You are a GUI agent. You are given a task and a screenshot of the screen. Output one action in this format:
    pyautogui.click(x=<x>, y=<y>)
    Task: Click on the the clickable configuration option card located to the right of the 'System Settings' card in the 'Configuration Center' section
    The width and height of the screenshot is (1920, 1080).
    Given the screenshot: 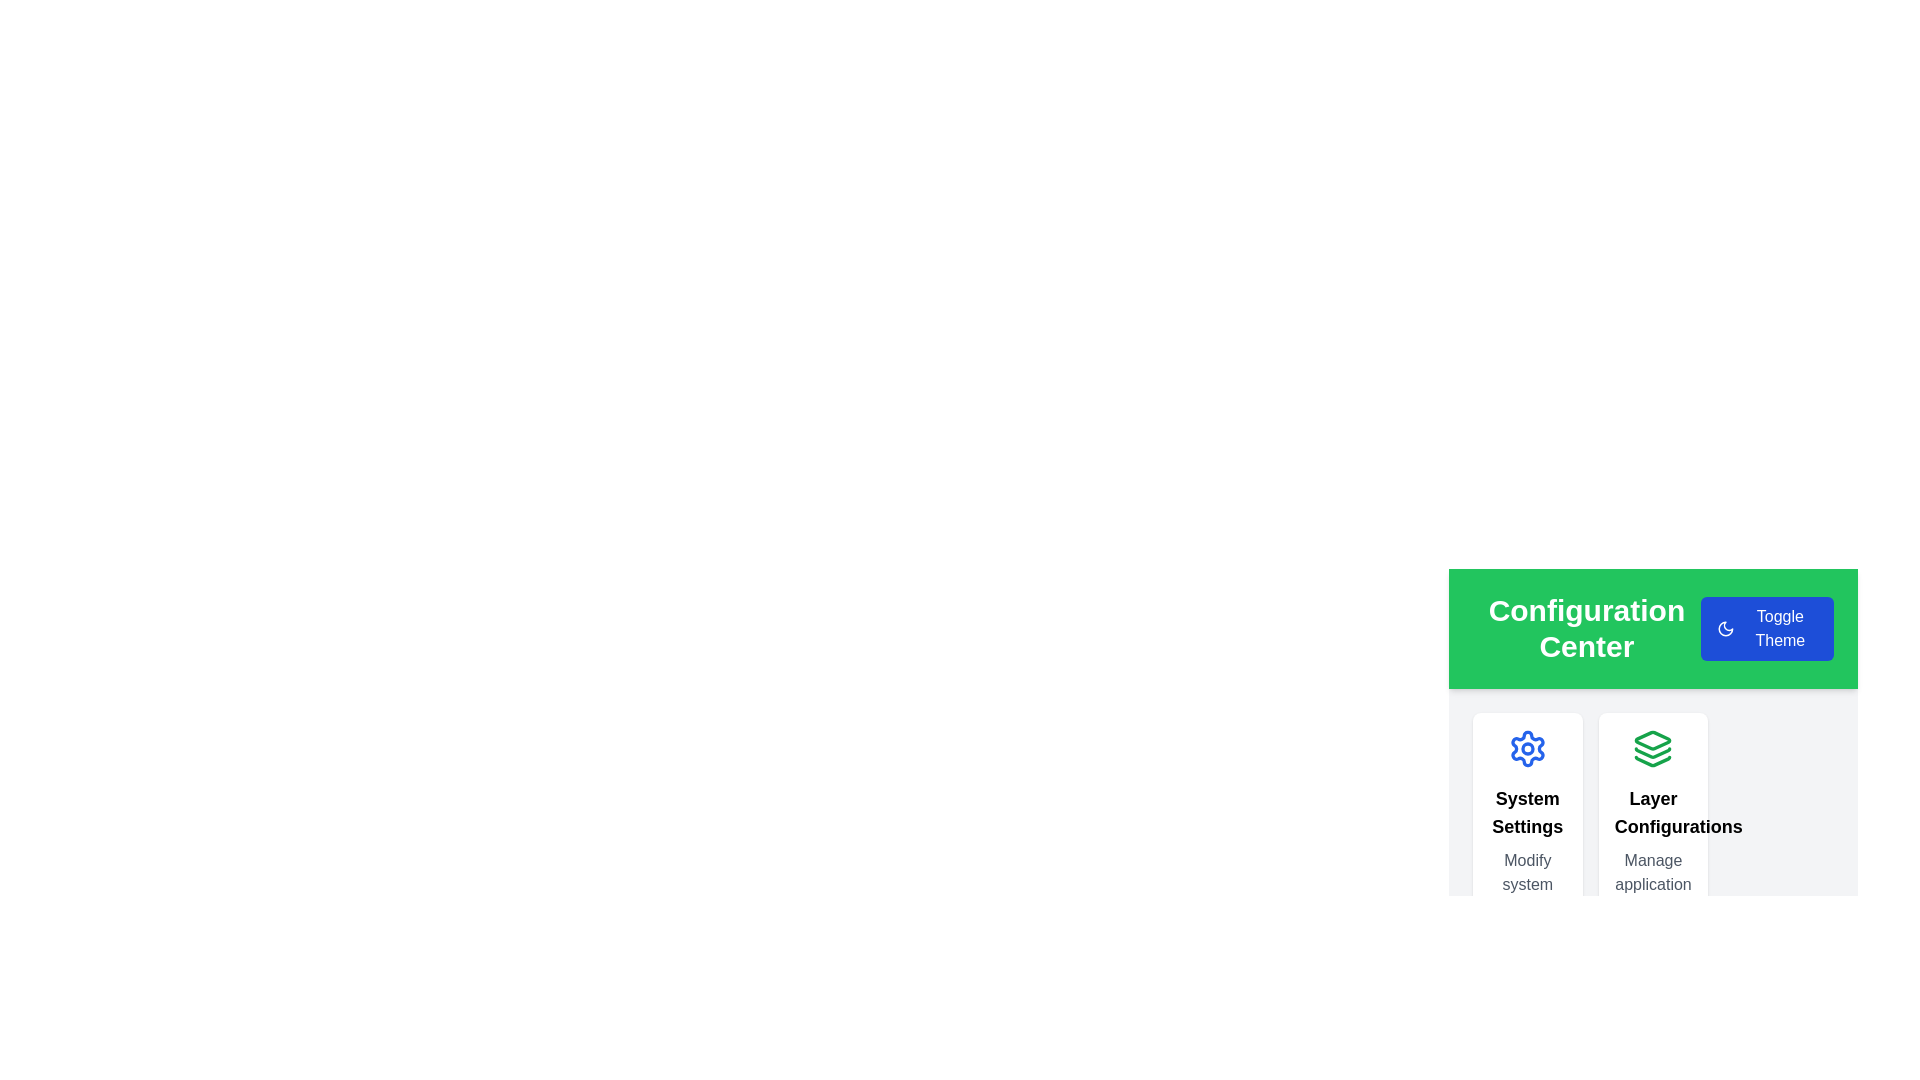 What is the action you would take?
    pyautogui.click(x=1653, y=720)
    